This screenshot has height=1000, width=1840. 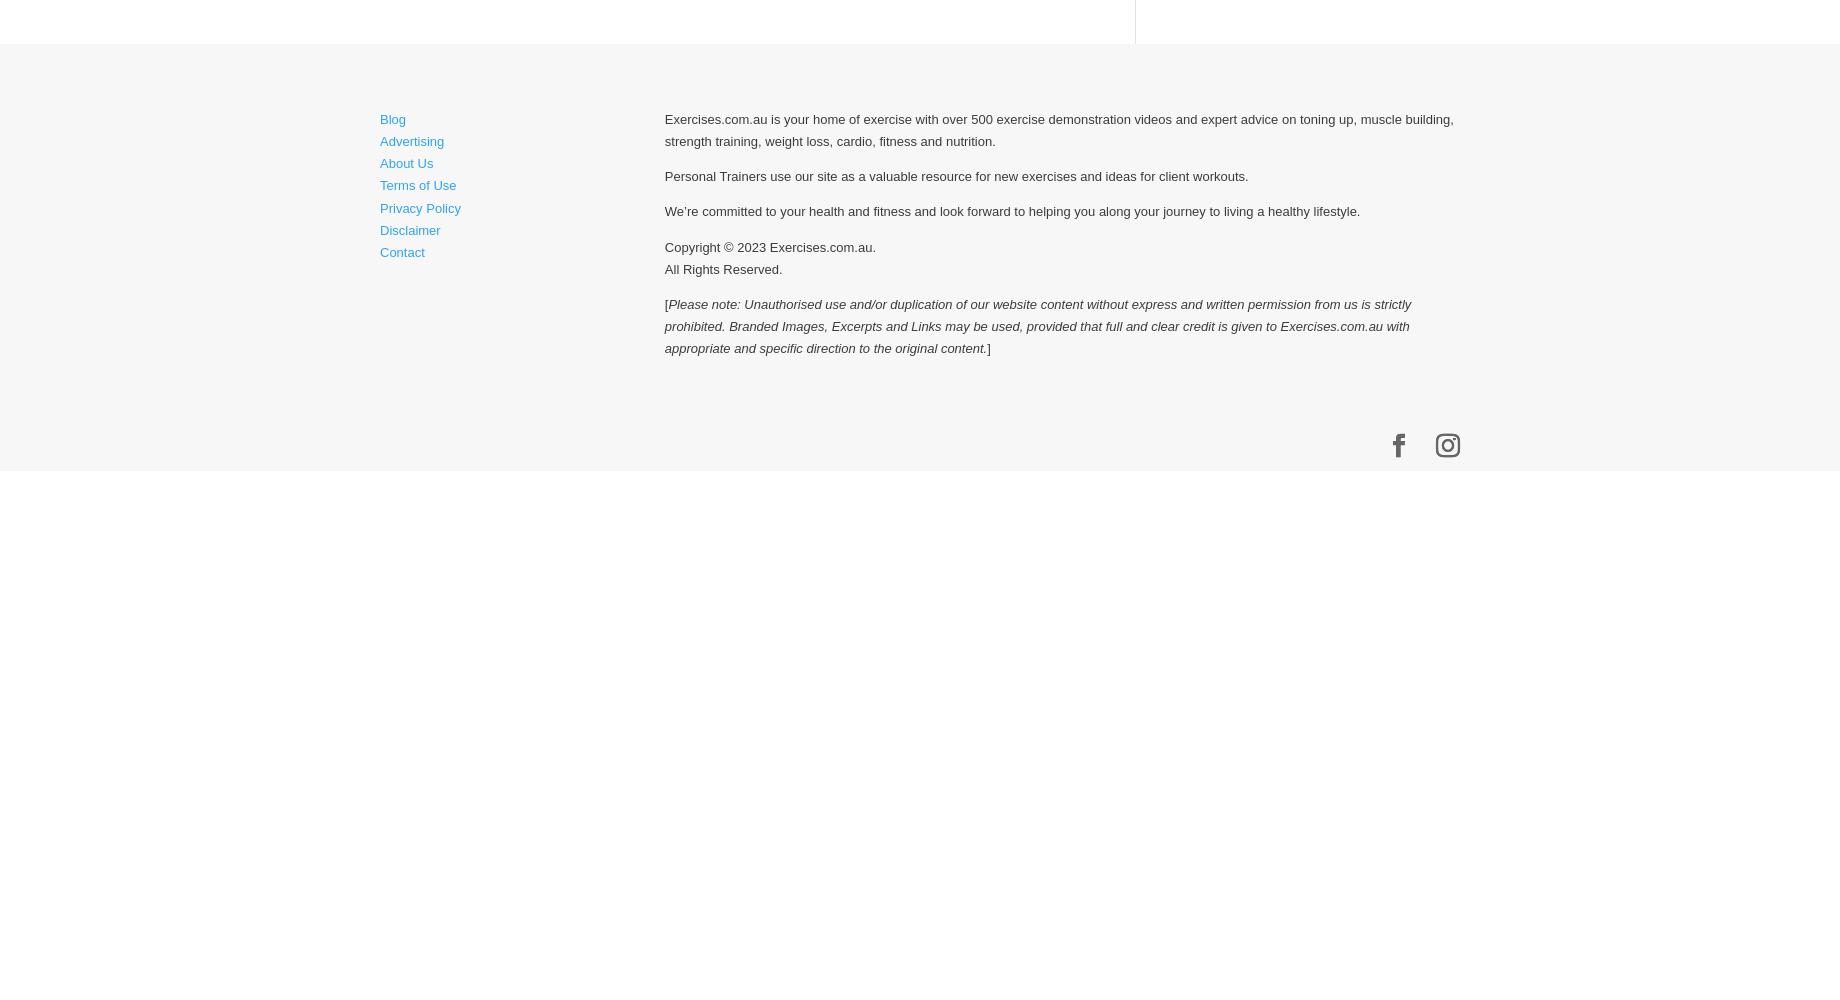 I want to click on 'Copyright © 2023 Exercises.com.au.', so click(x=663, y=245).